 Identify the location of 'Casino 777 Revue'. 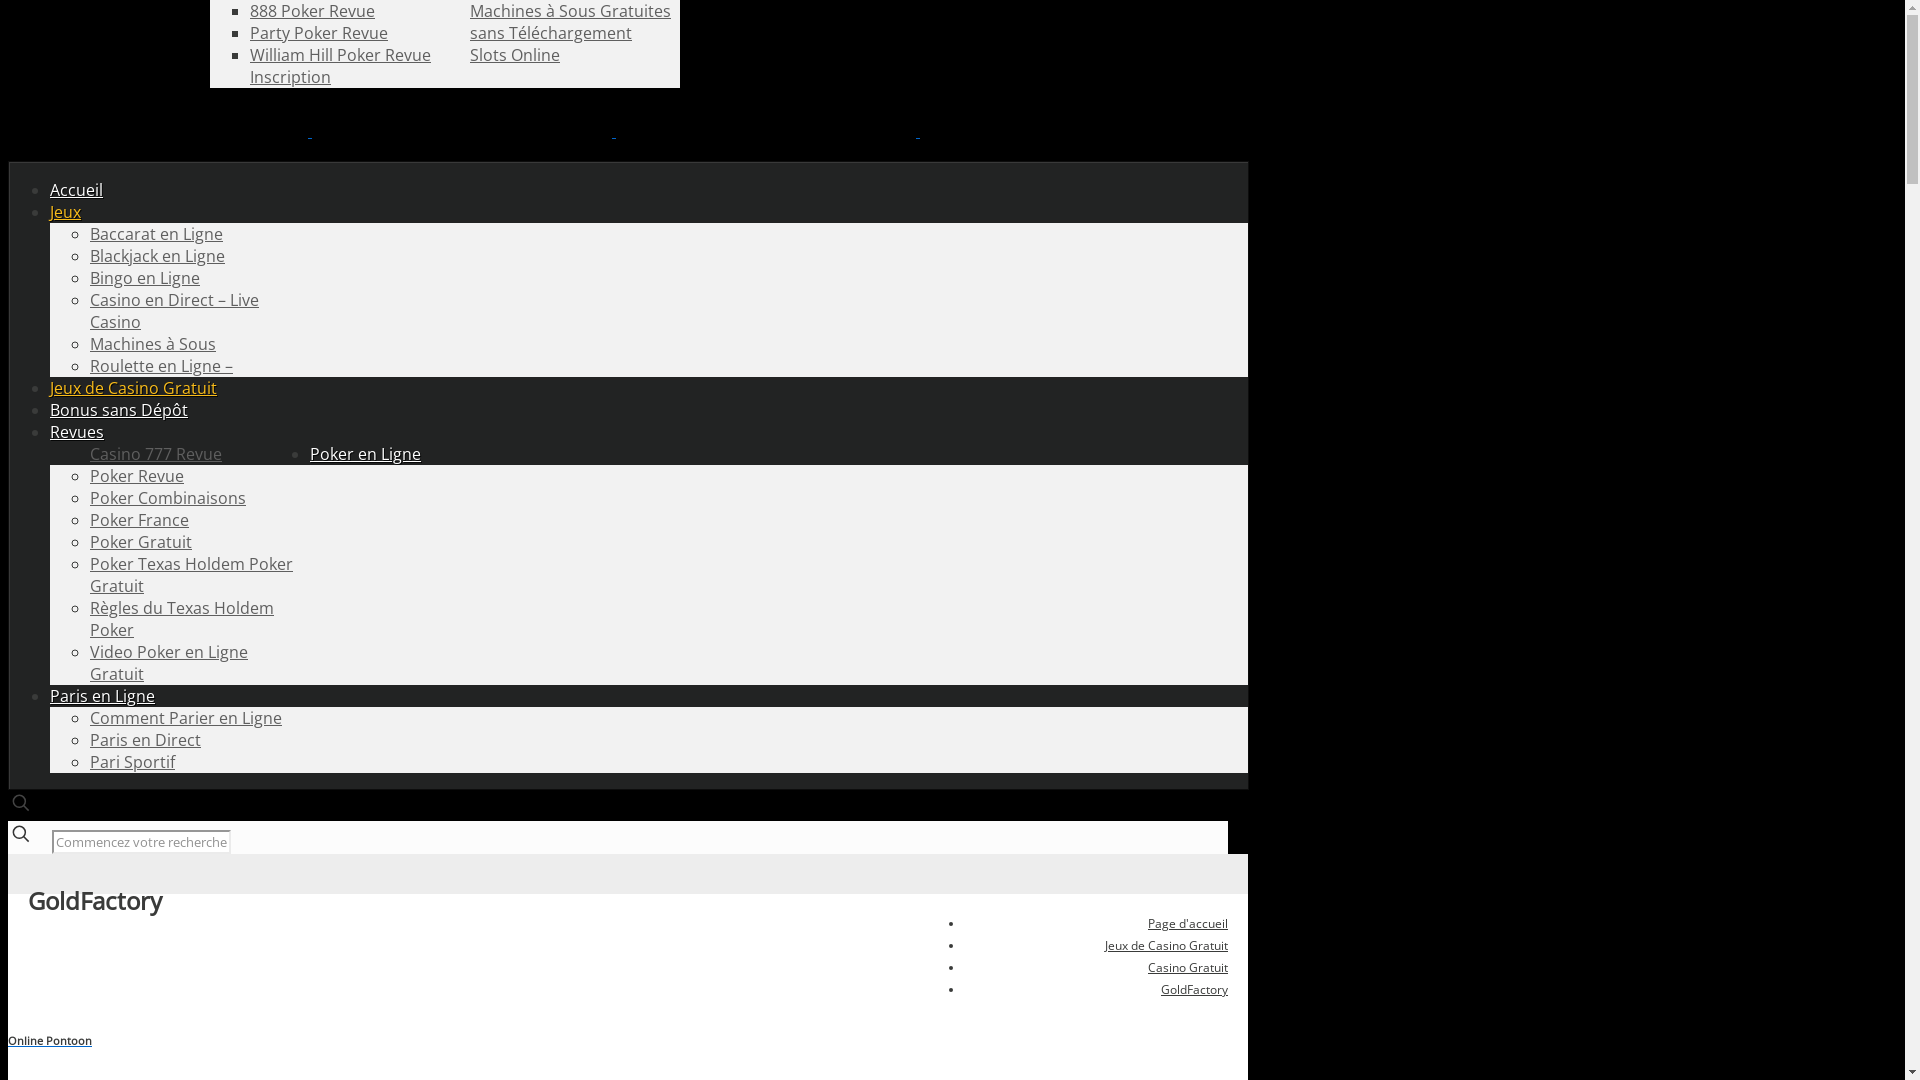
(155, 454).